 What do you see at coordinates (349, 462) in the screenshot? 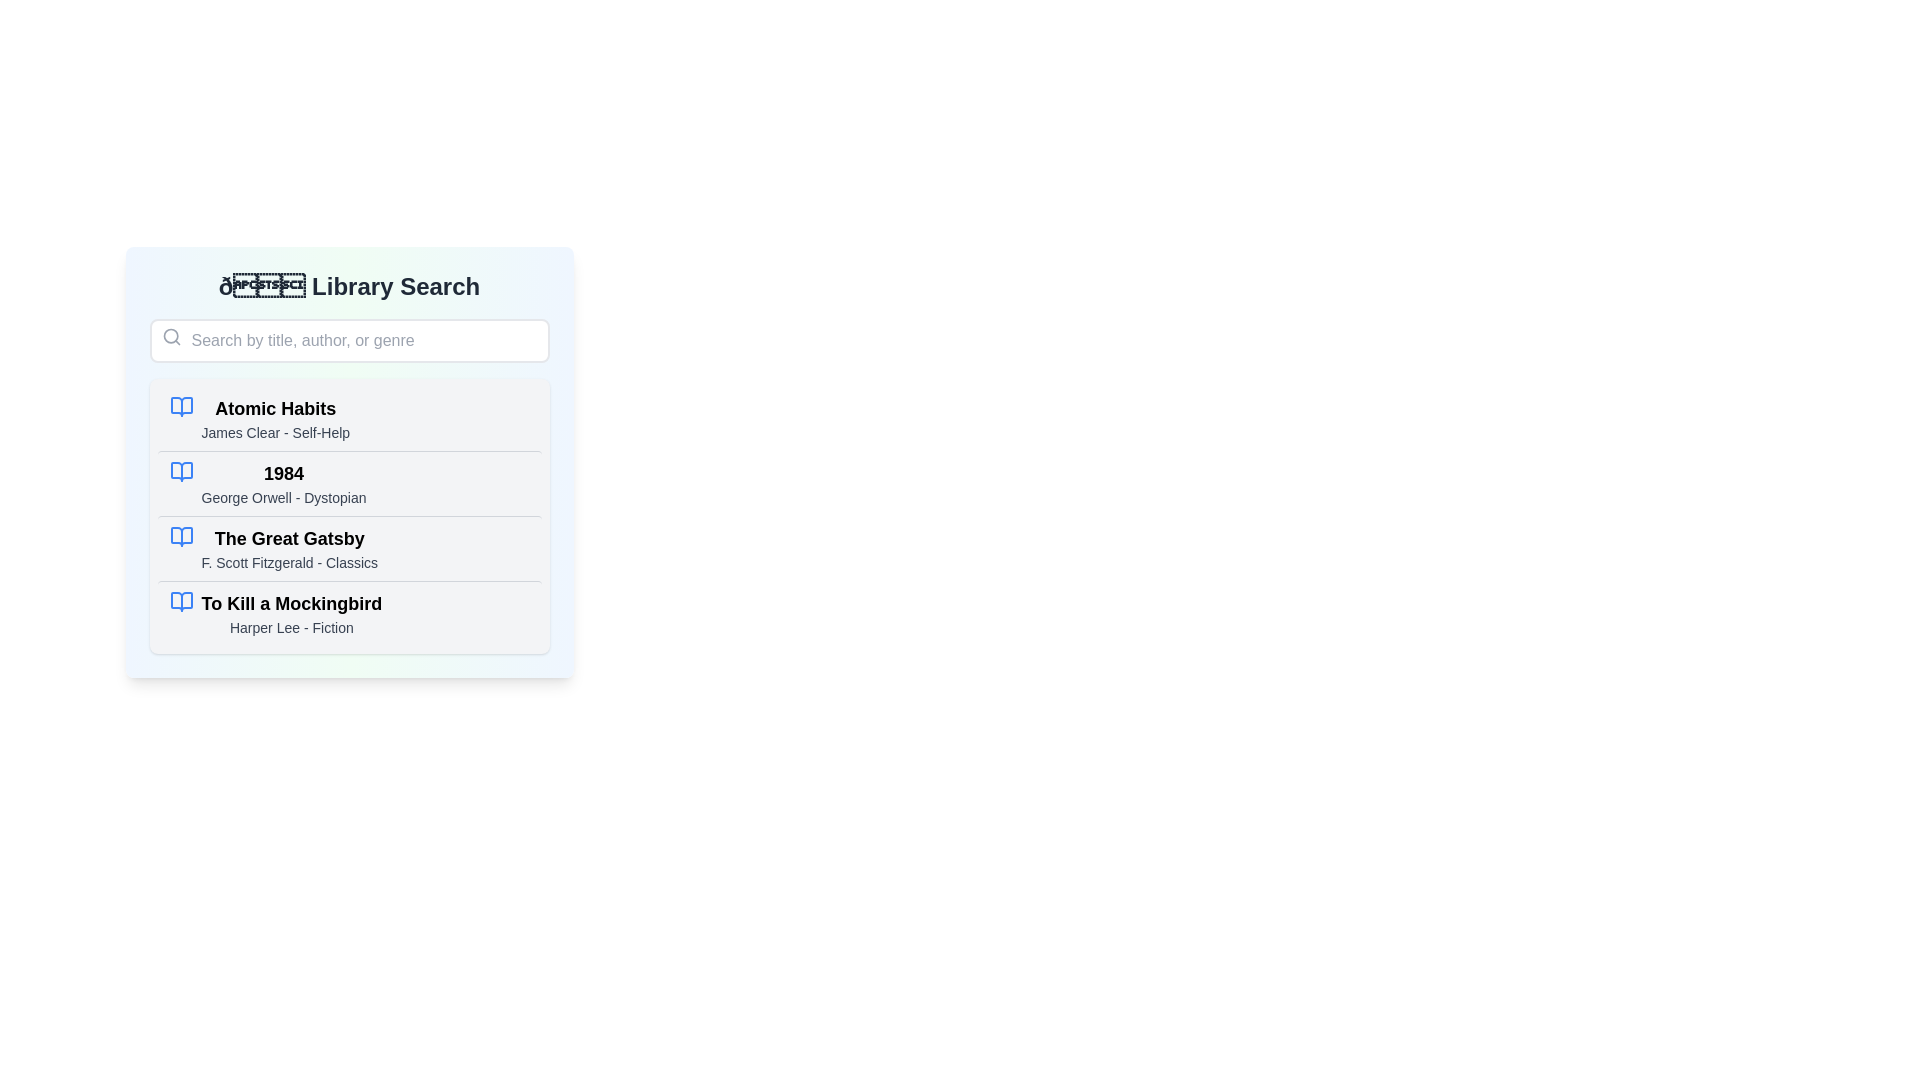
I see `the list item displaying '1984' by George Orwell, located in the Library Search section, which is the second item in the list` at bounding box center [349, 462].